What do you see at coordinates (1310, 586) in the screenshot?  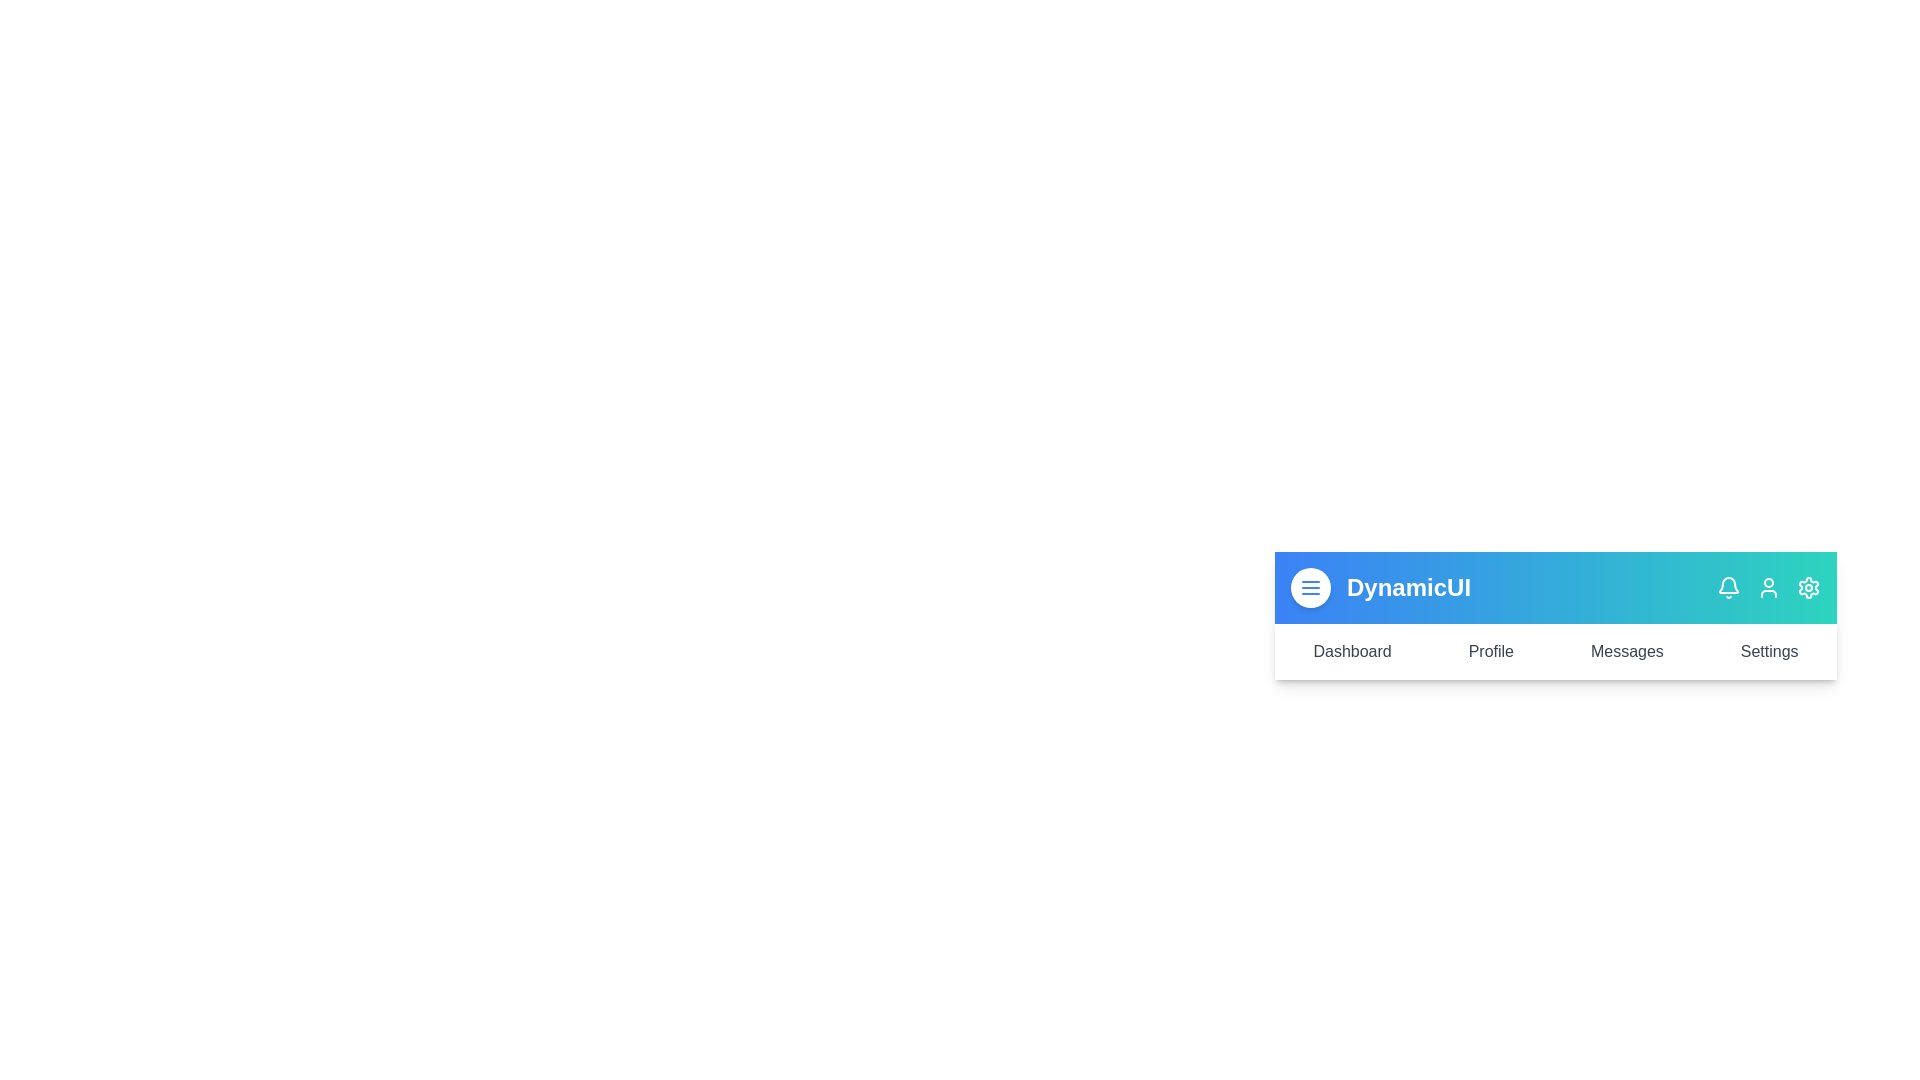 I see `the menu button to toggle the menu visibility` at bounding box center [1310, 586].